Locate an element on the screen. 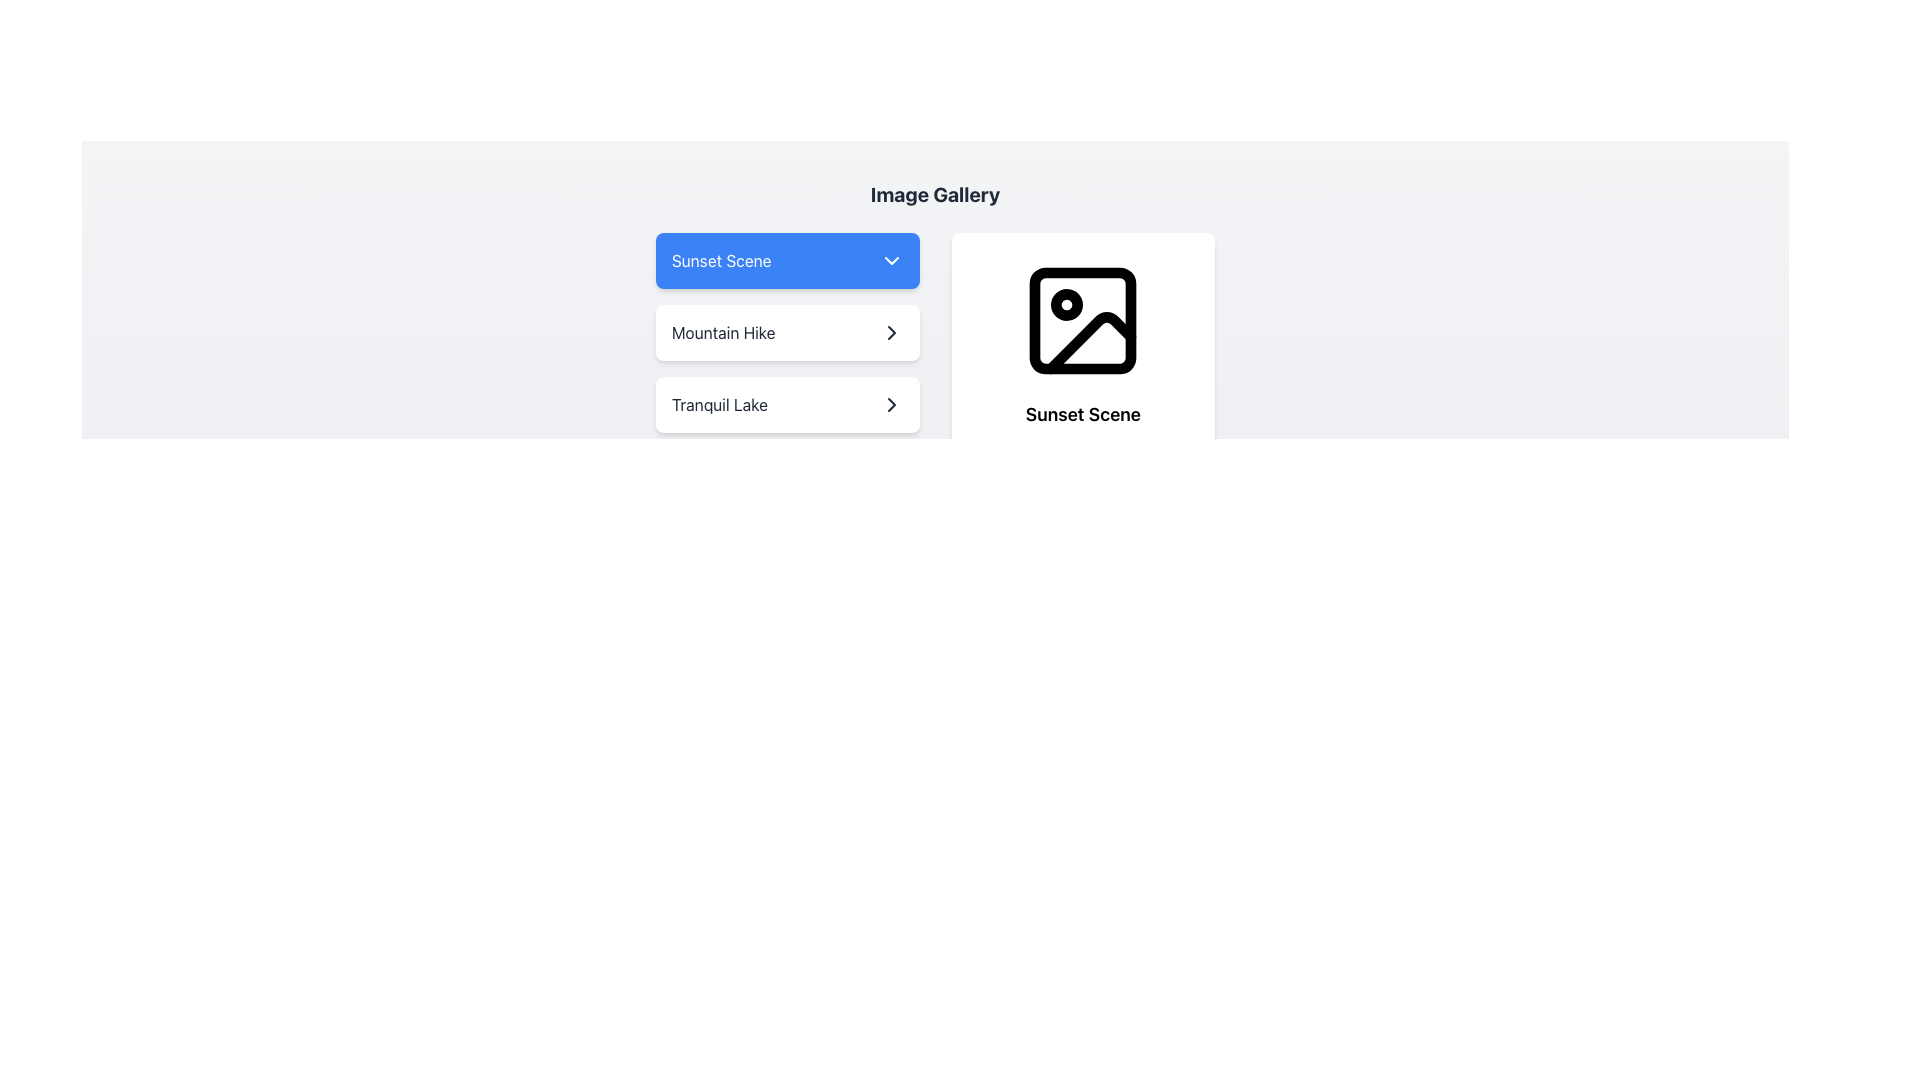  the text label that serves as the header for the image gallery, positioned at the top center of the interface, indicating the content below is located at coordinates (934, 195).